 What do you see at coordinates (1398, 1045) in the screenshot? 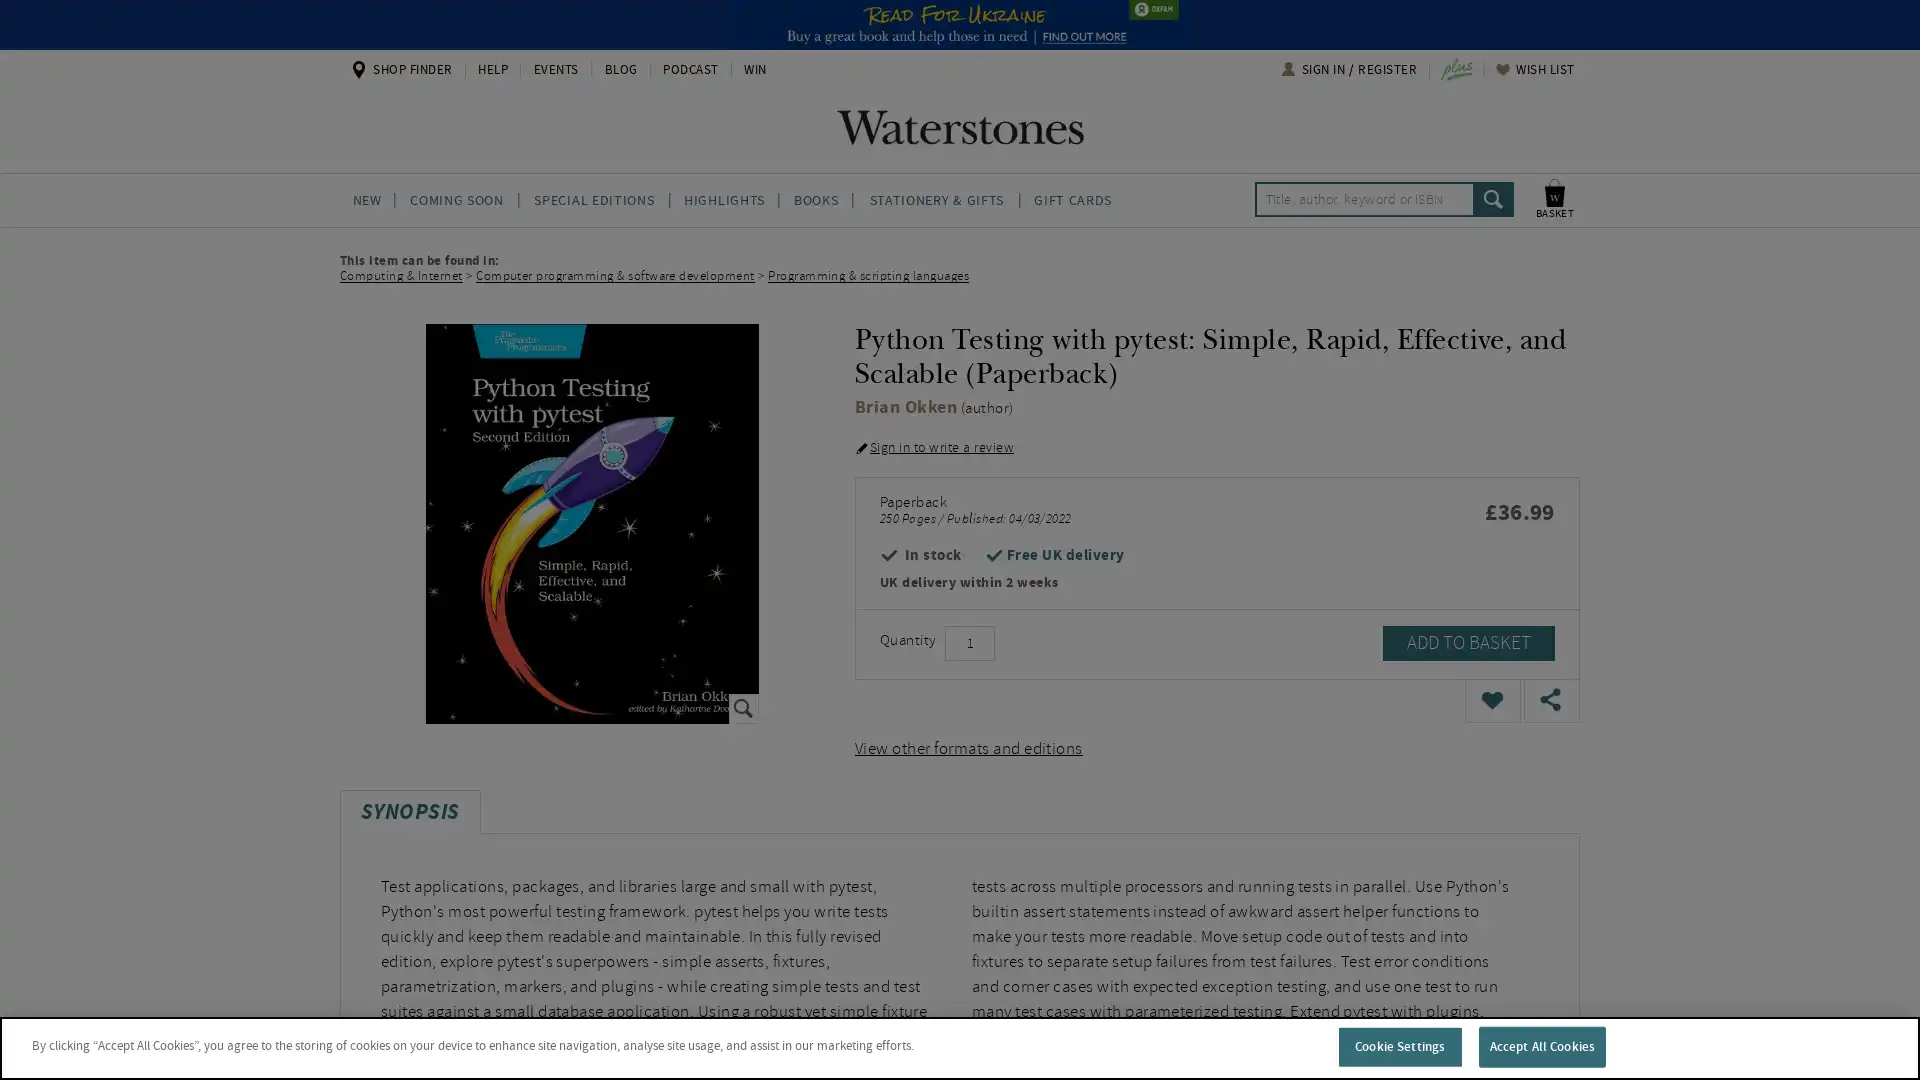
I see `Cookie Settings` at bounding box center [1398, 1045].